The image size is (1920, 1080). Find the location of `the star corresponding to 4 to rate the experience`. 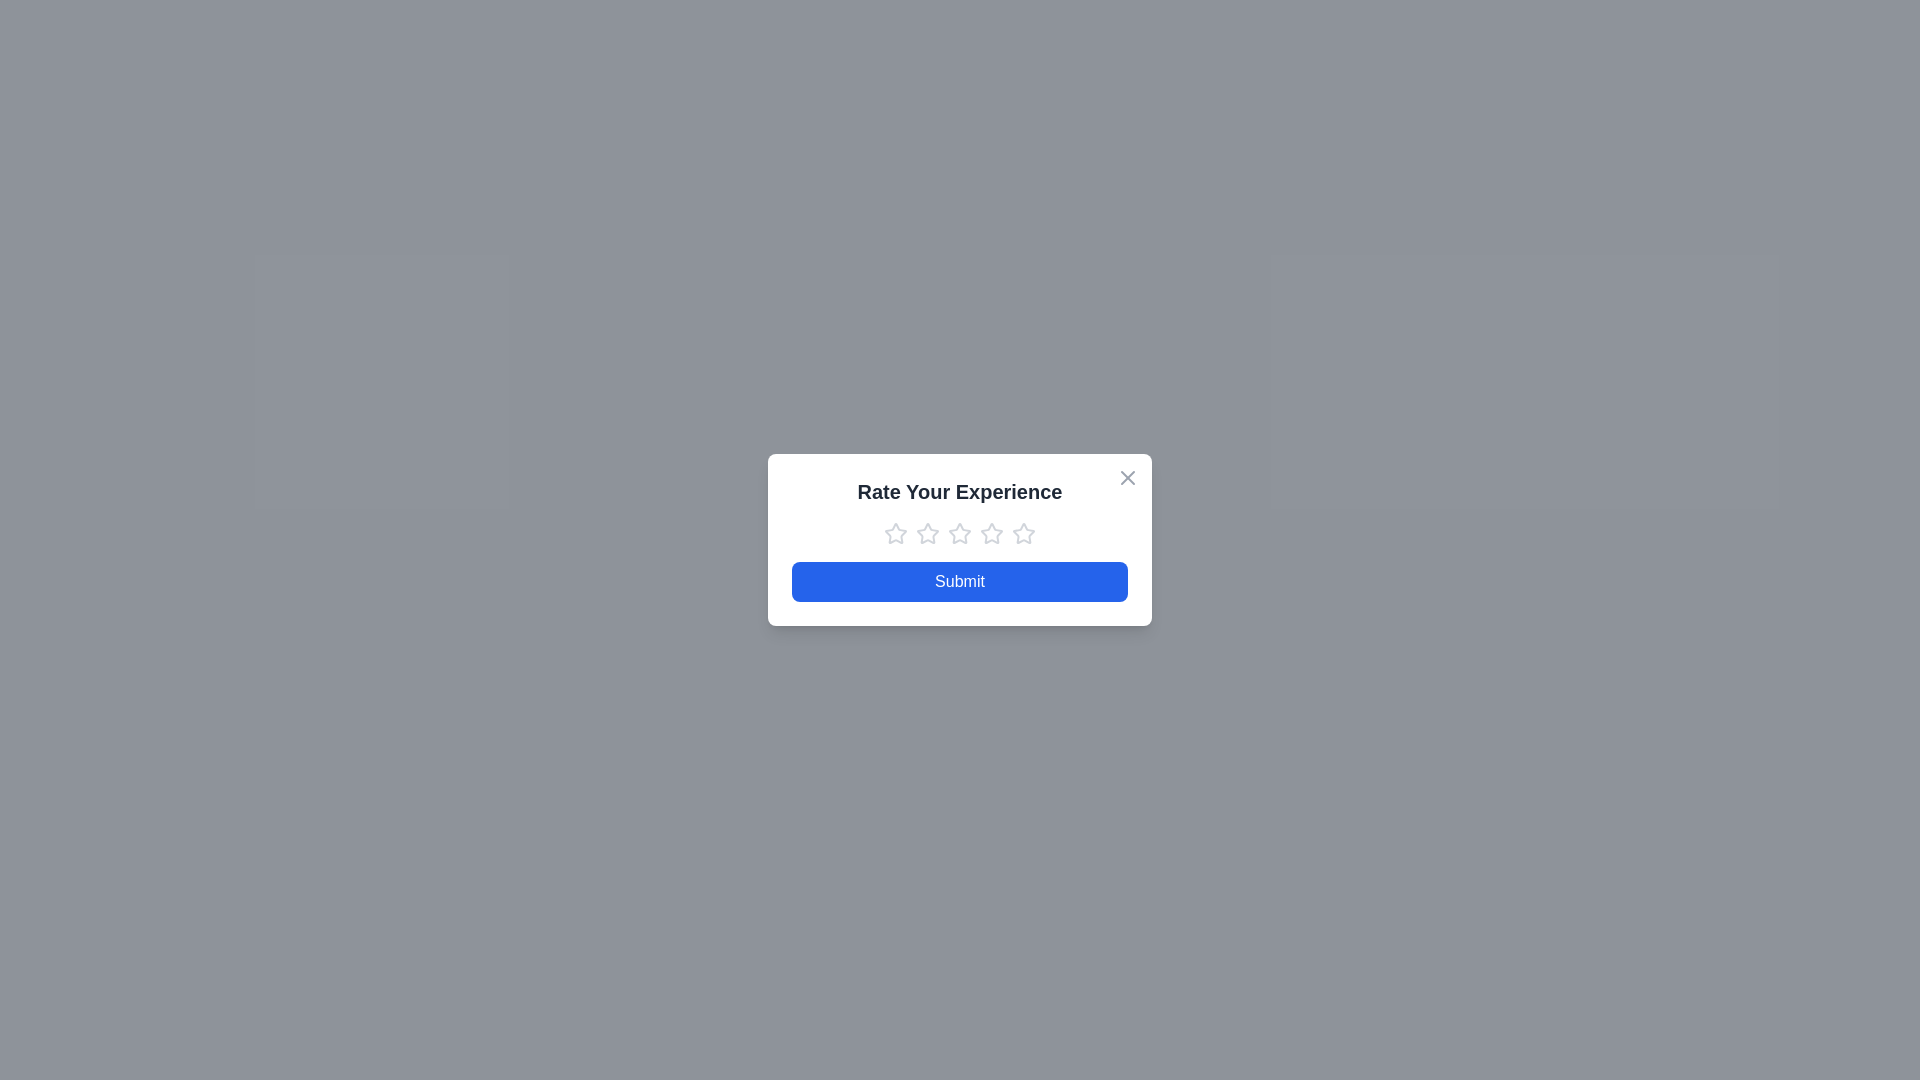

the star corresponding to 4 to rate the experience is located at coordinates (992, 532).